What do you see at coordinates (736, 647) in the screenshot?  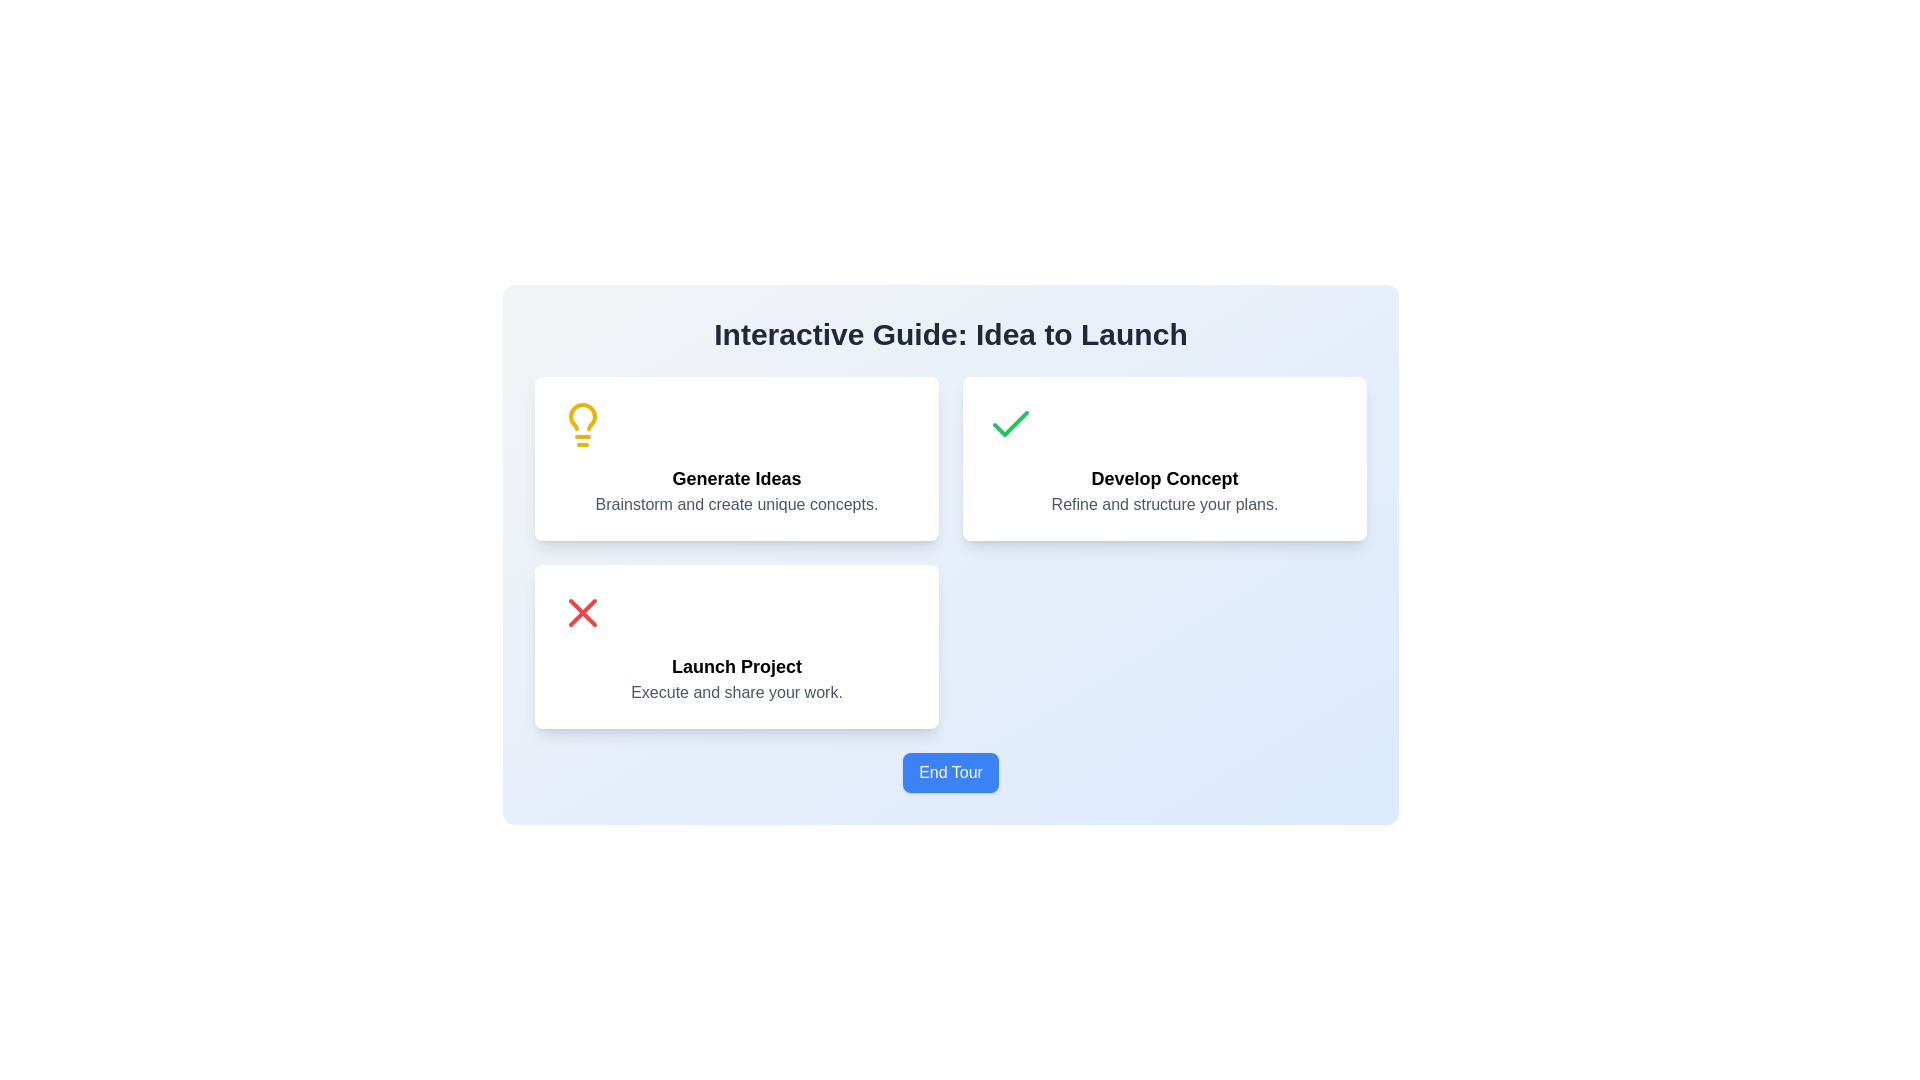 I see `the Info card titled 'Launch Project', which is a white card with a red cross icon, bold title, and a lighter gray subtitle located in the bottom-left portion of the grid layout` at bounding box center [736, 647].